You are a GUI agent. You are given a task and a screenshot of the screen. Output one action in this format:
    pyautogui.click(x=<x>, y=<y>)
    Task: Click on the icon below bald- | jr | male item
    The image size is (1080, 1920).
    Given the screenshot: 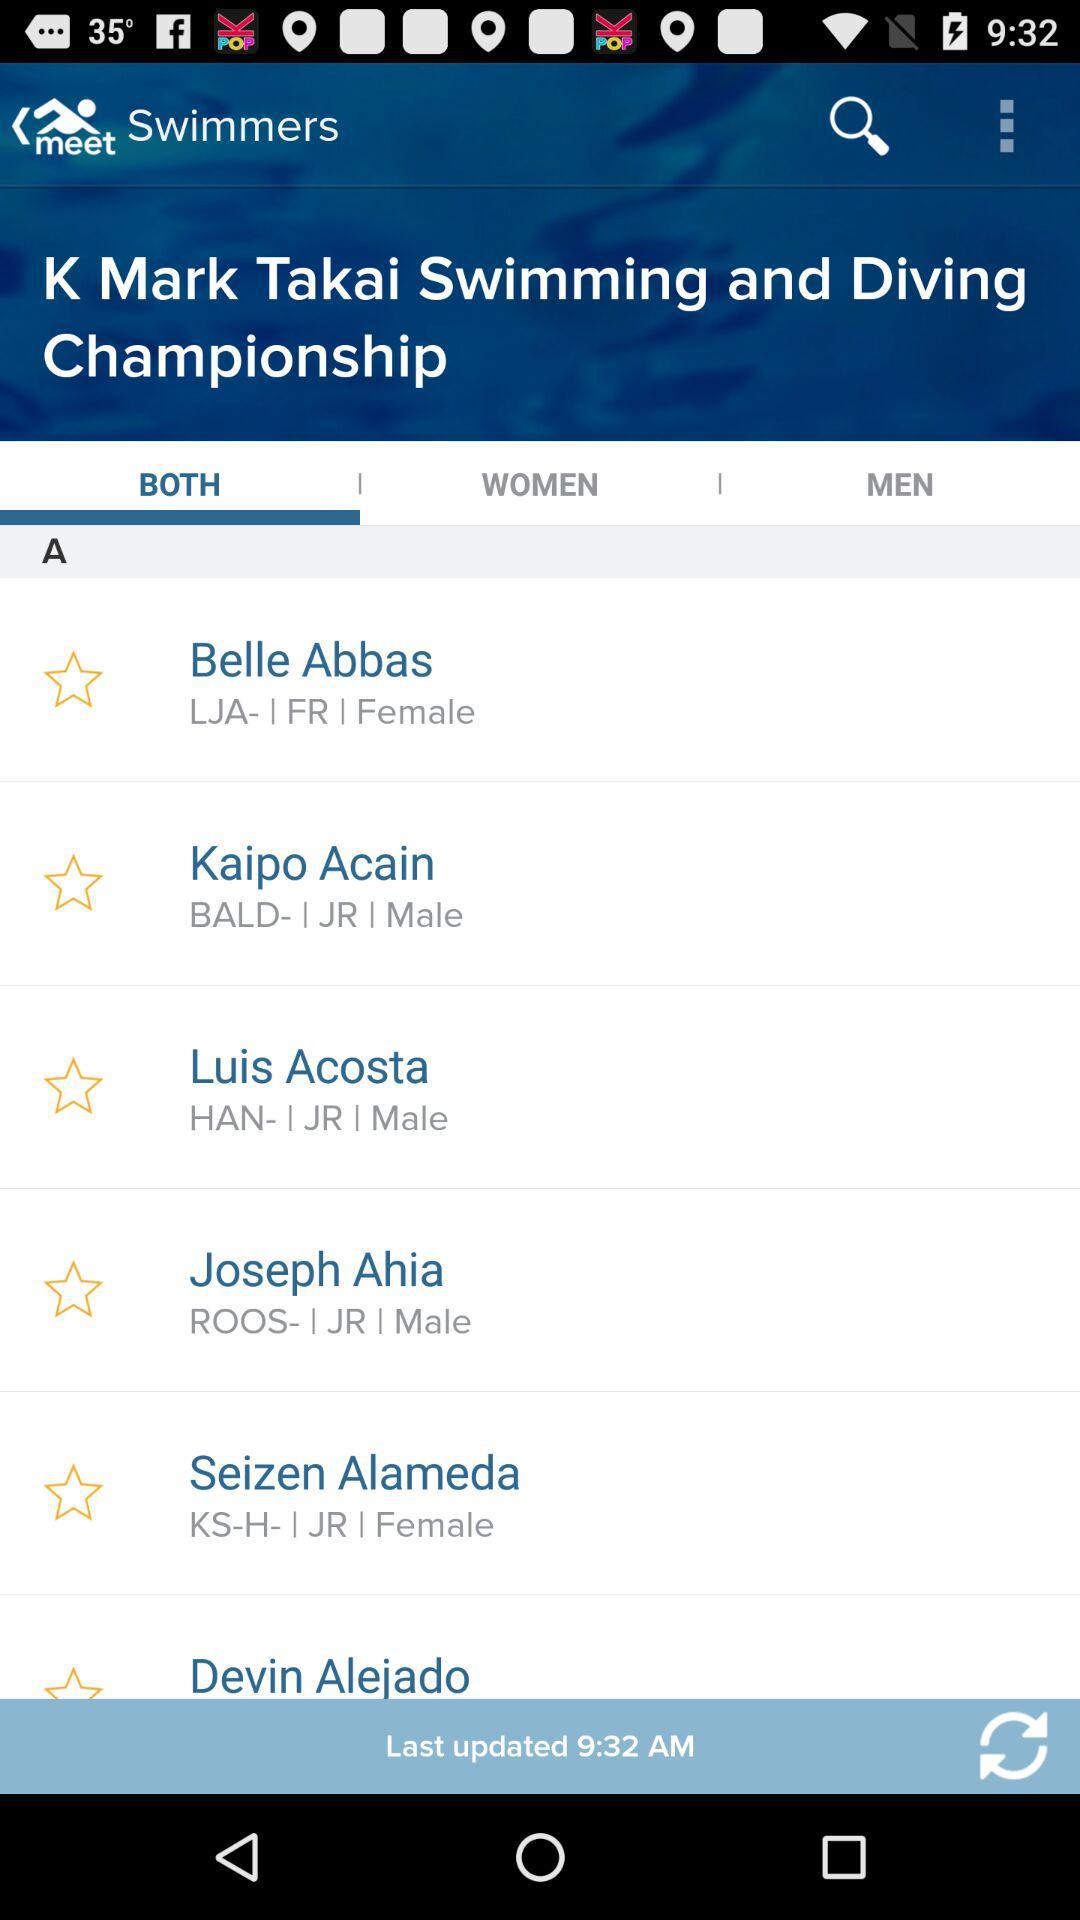 What is the action you would take?
    pyautogui.click(x=623, y=1063)
    